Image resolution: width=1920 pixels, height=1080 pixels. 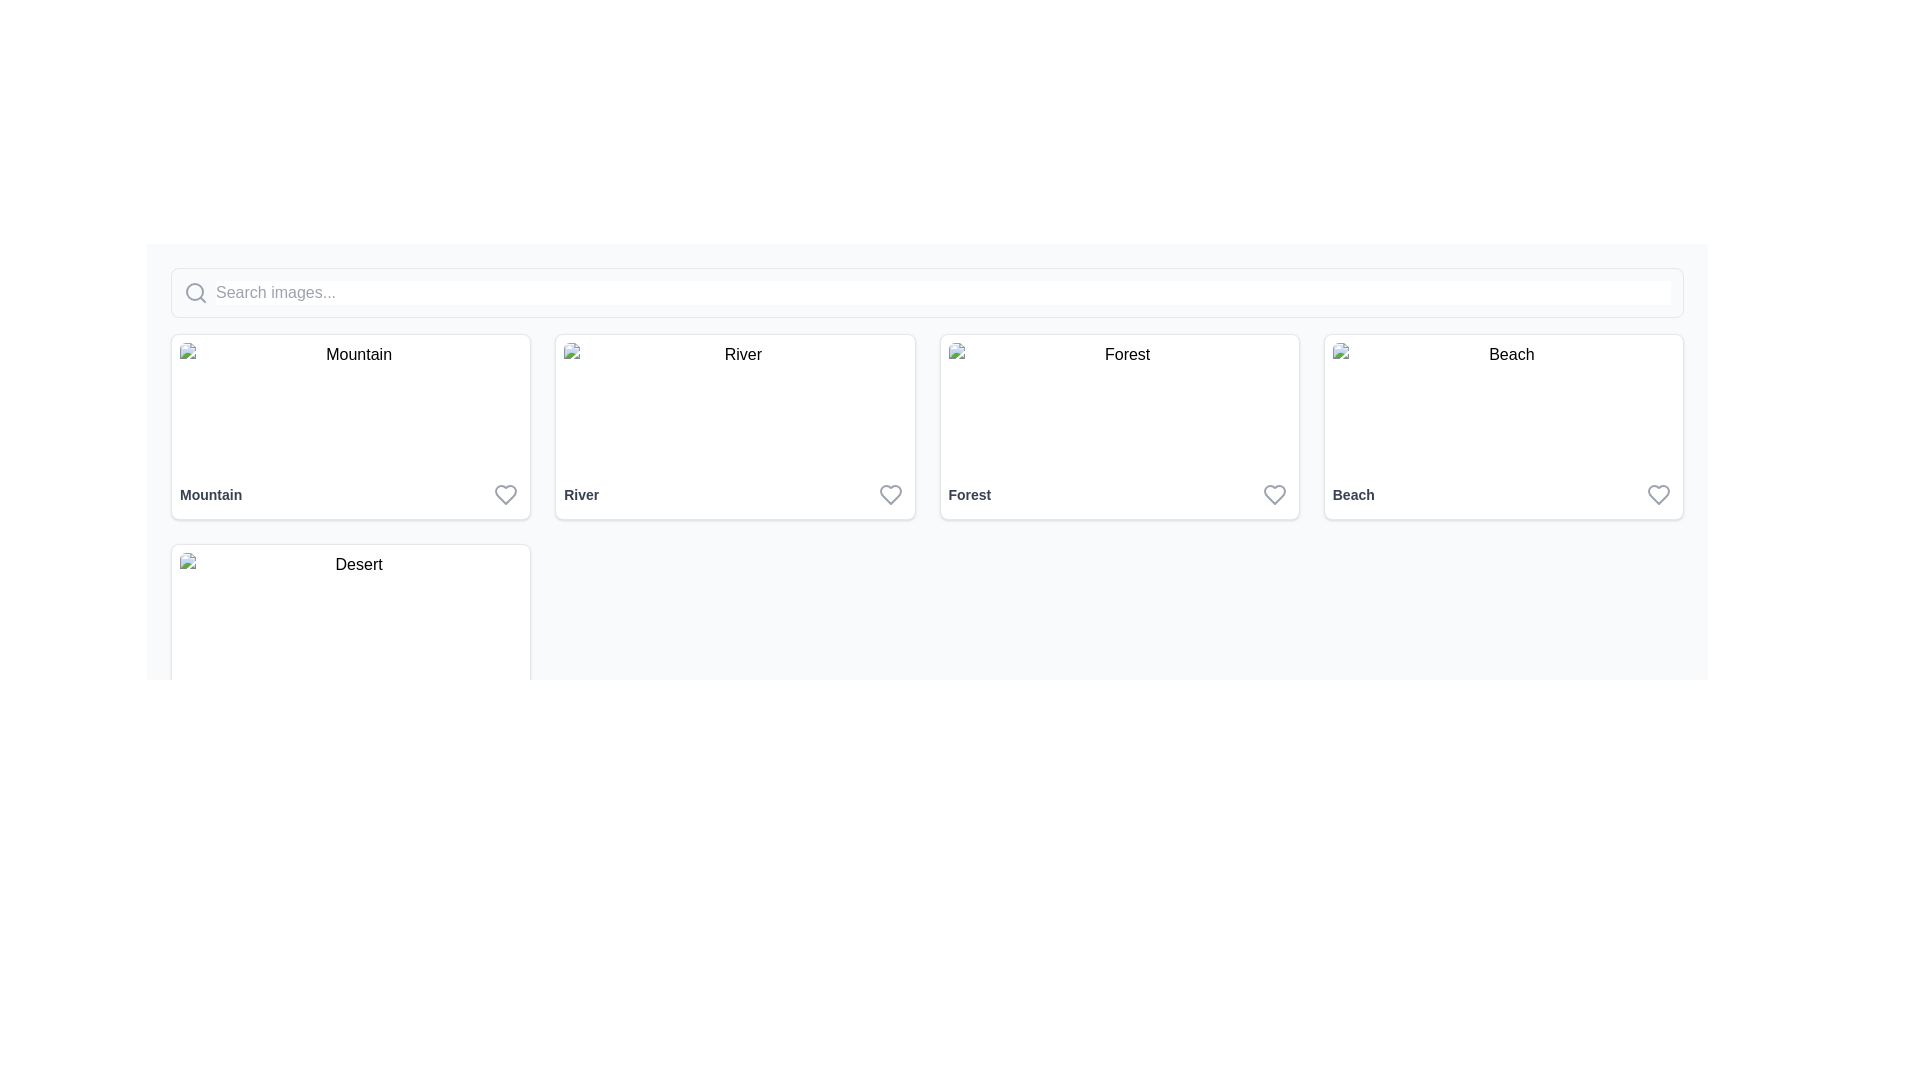 I want to click on static text element that serves as the title or label of the card labeled 'Forest', located in the lower middle of the card component, so click(x=969, y=494).